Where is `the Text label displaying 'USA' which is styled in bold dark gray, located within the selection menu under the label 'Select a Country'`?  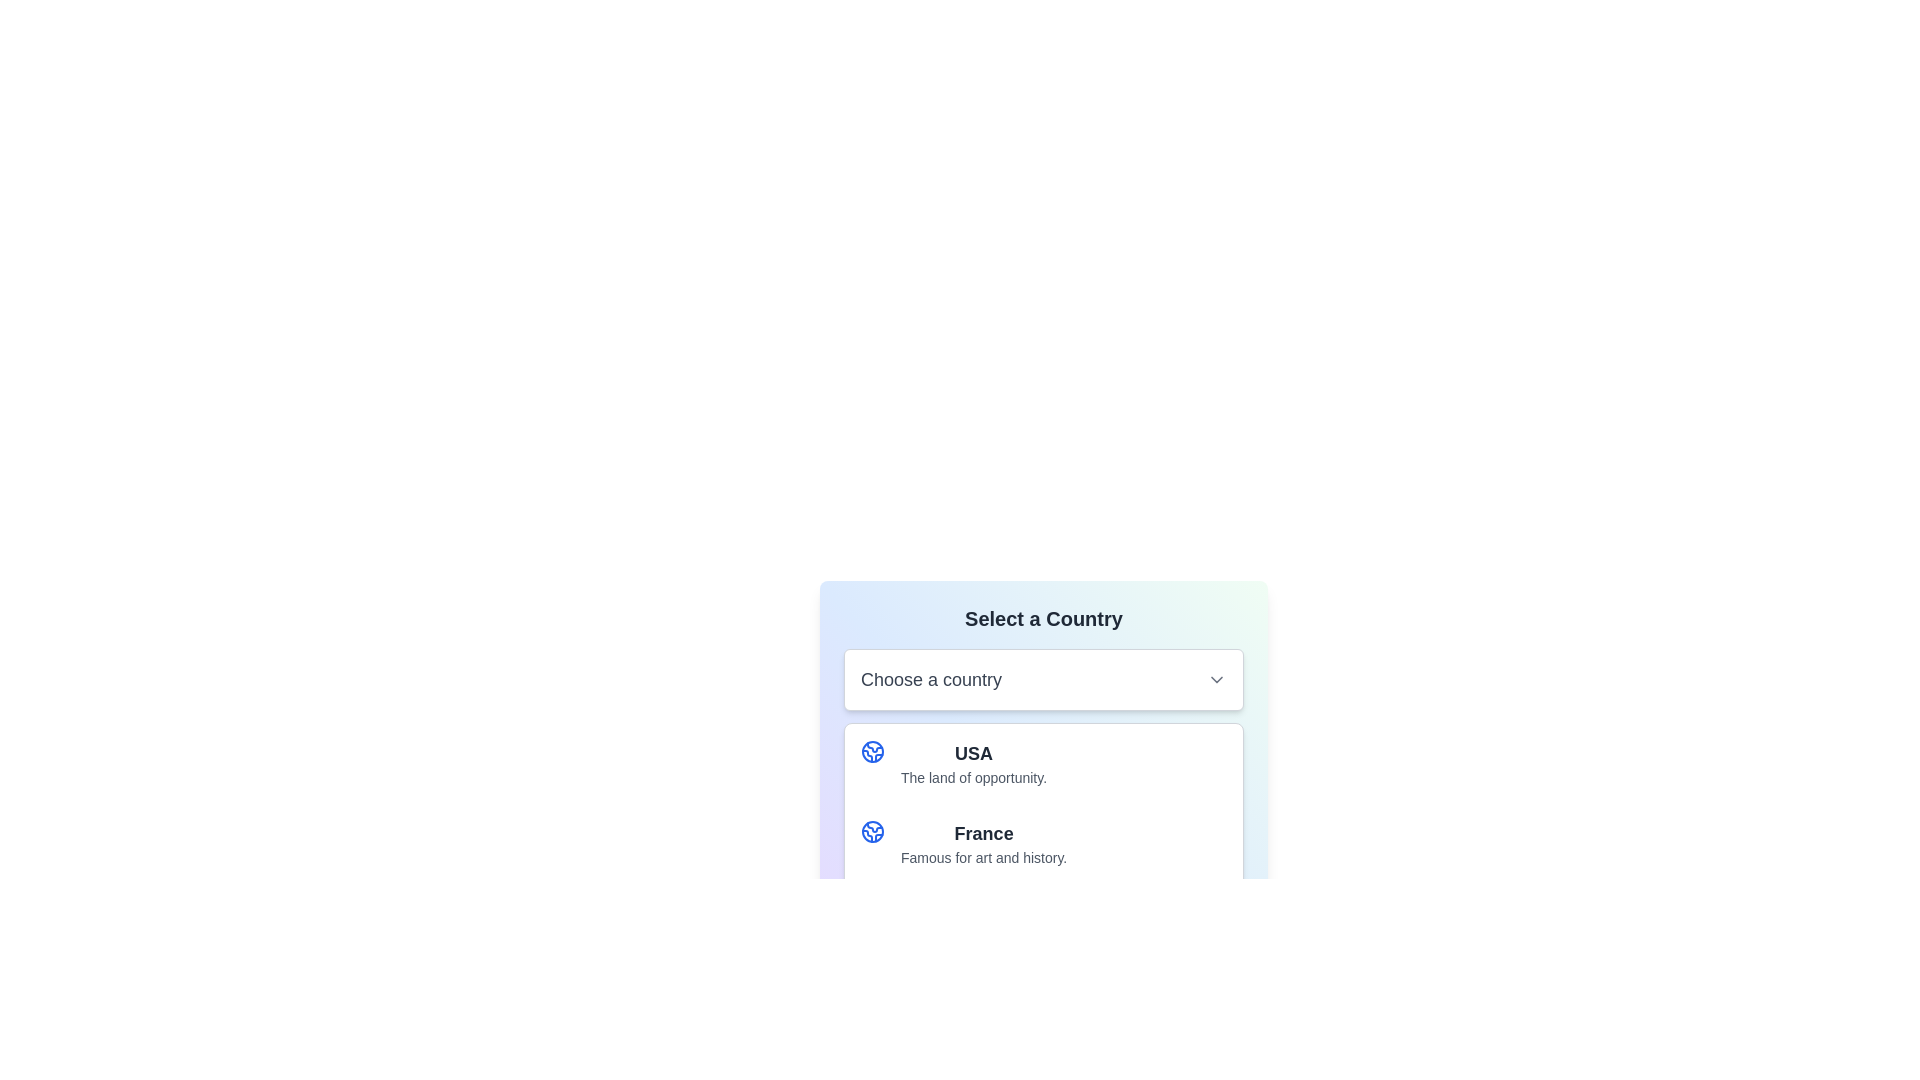
the Text label displaying 'USA' which is styled in bold dark gray, located within the selection menu under the label 'Select a Country' is located at coordinates (974, 753).